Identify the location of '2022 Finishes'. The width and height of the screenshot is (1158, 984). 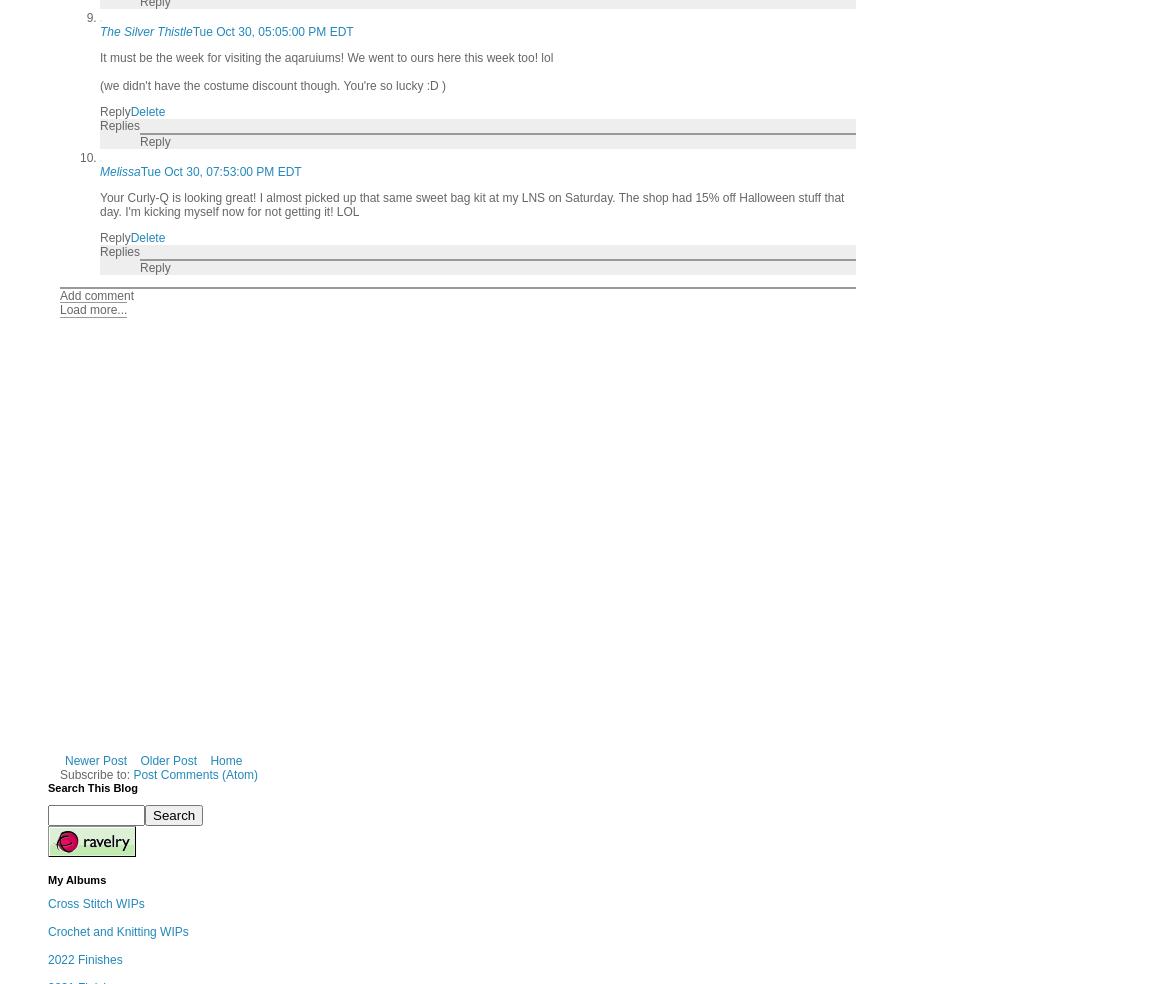
(47, 959).